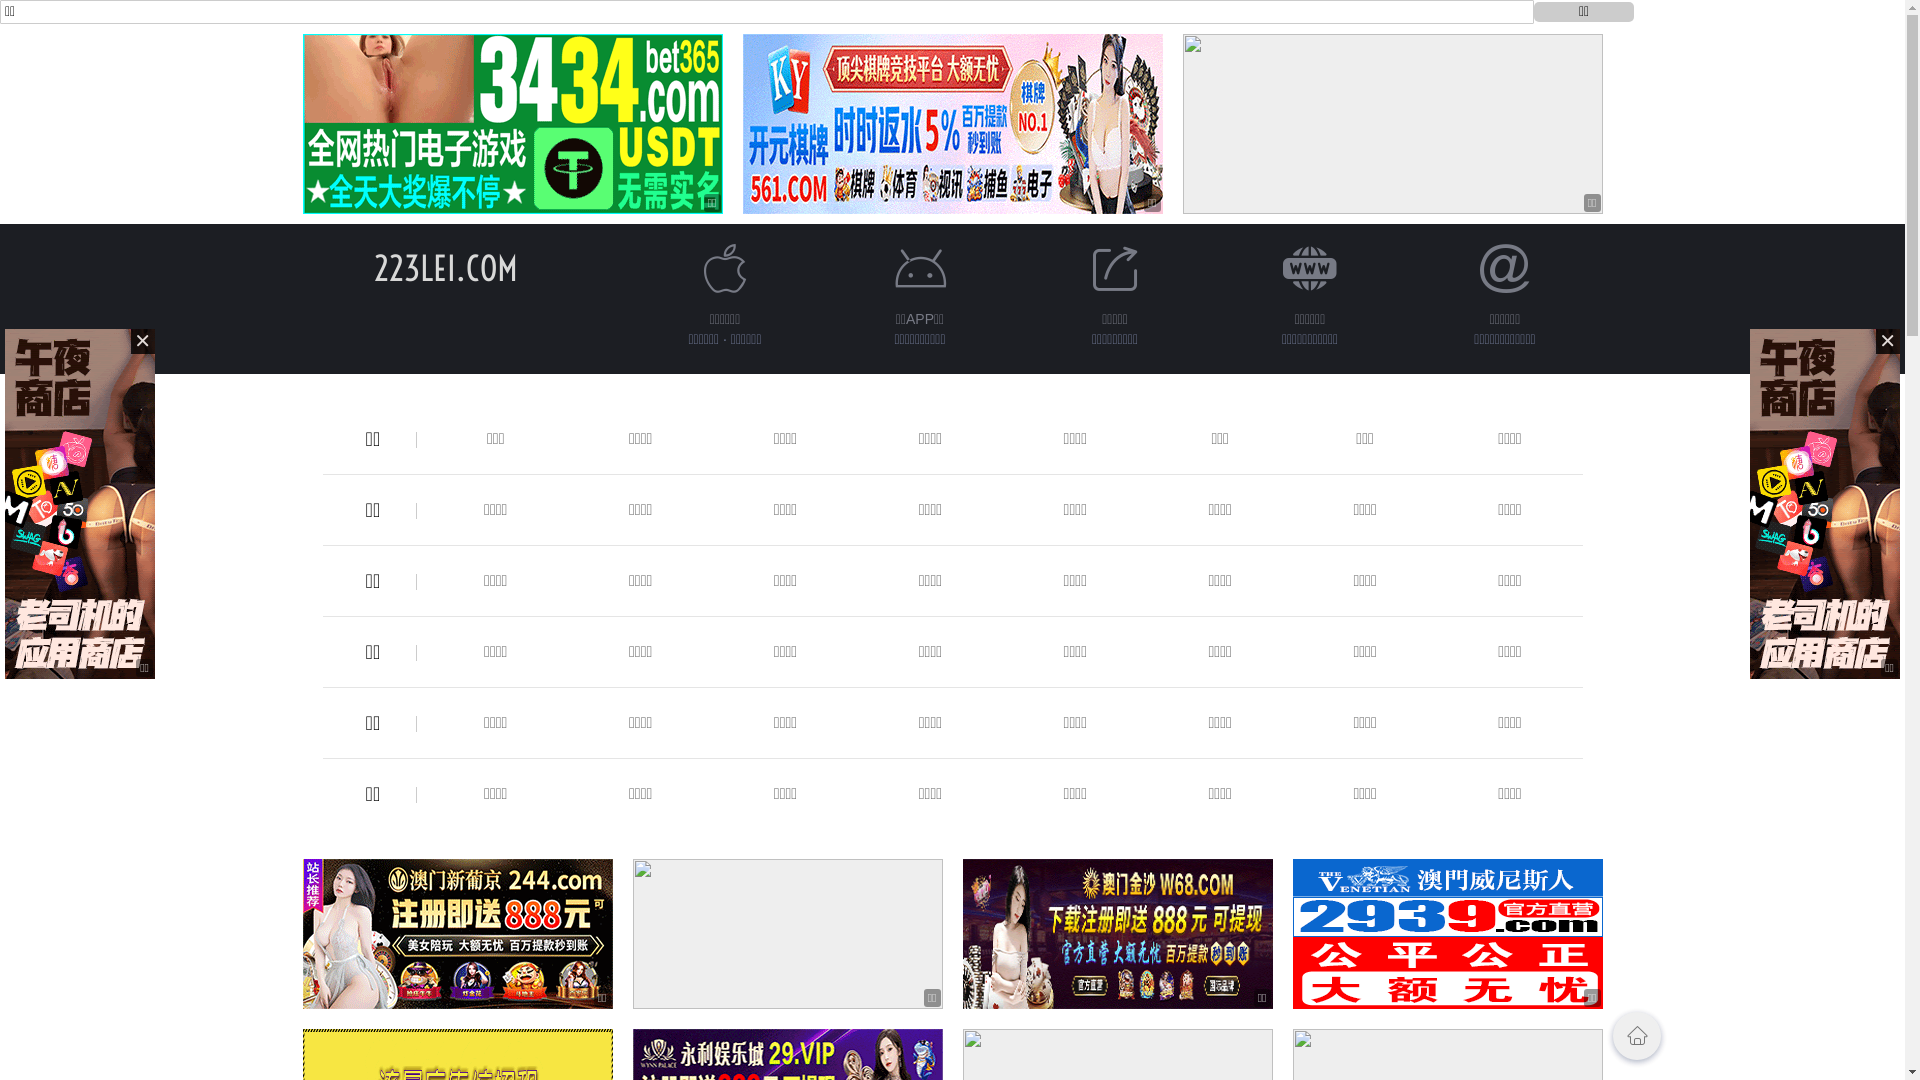 The width and height of the screenshot is (1920, 1080). Describe the element at coordinates (445, 267) in the screenshot. I see `'223LEI.COM'` at that location.